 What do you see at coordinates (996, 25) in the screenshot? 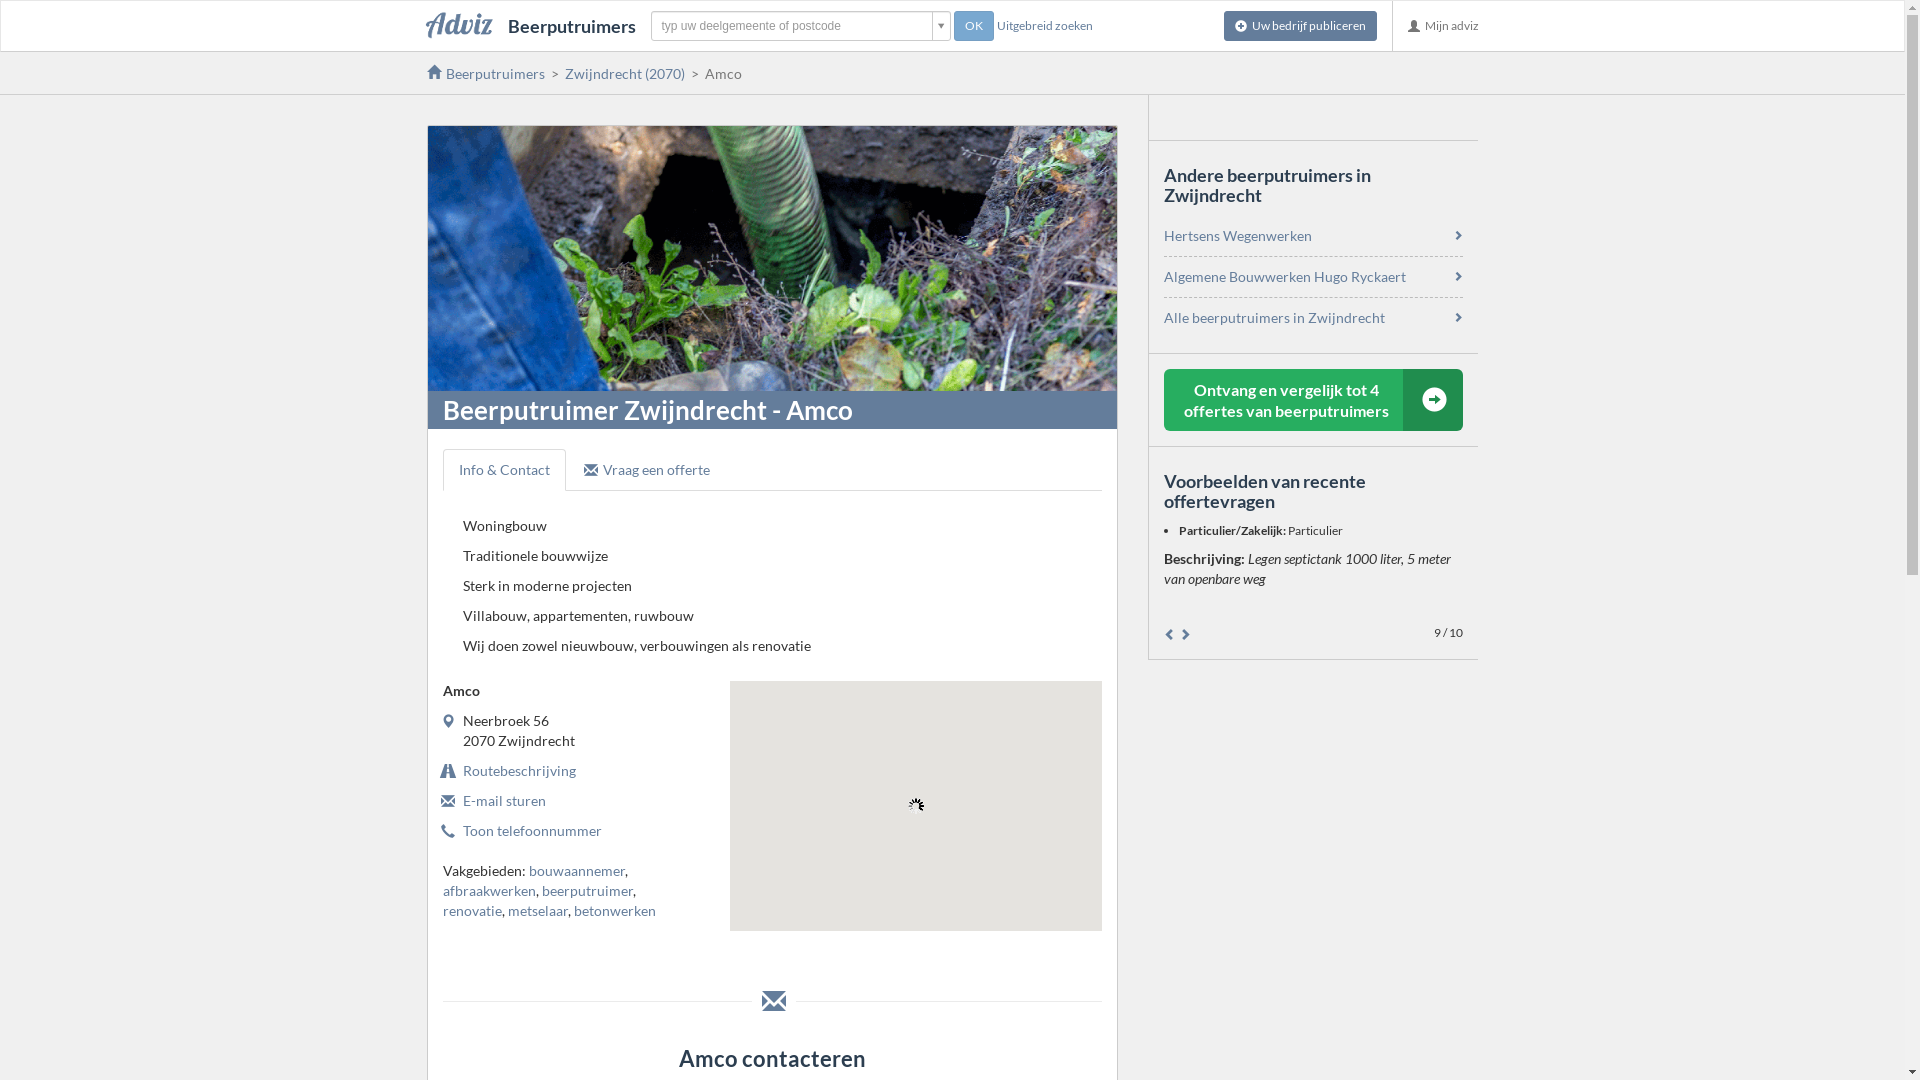
I see `'Uitgebreid zoeken'` at bounding box center [996, 25].